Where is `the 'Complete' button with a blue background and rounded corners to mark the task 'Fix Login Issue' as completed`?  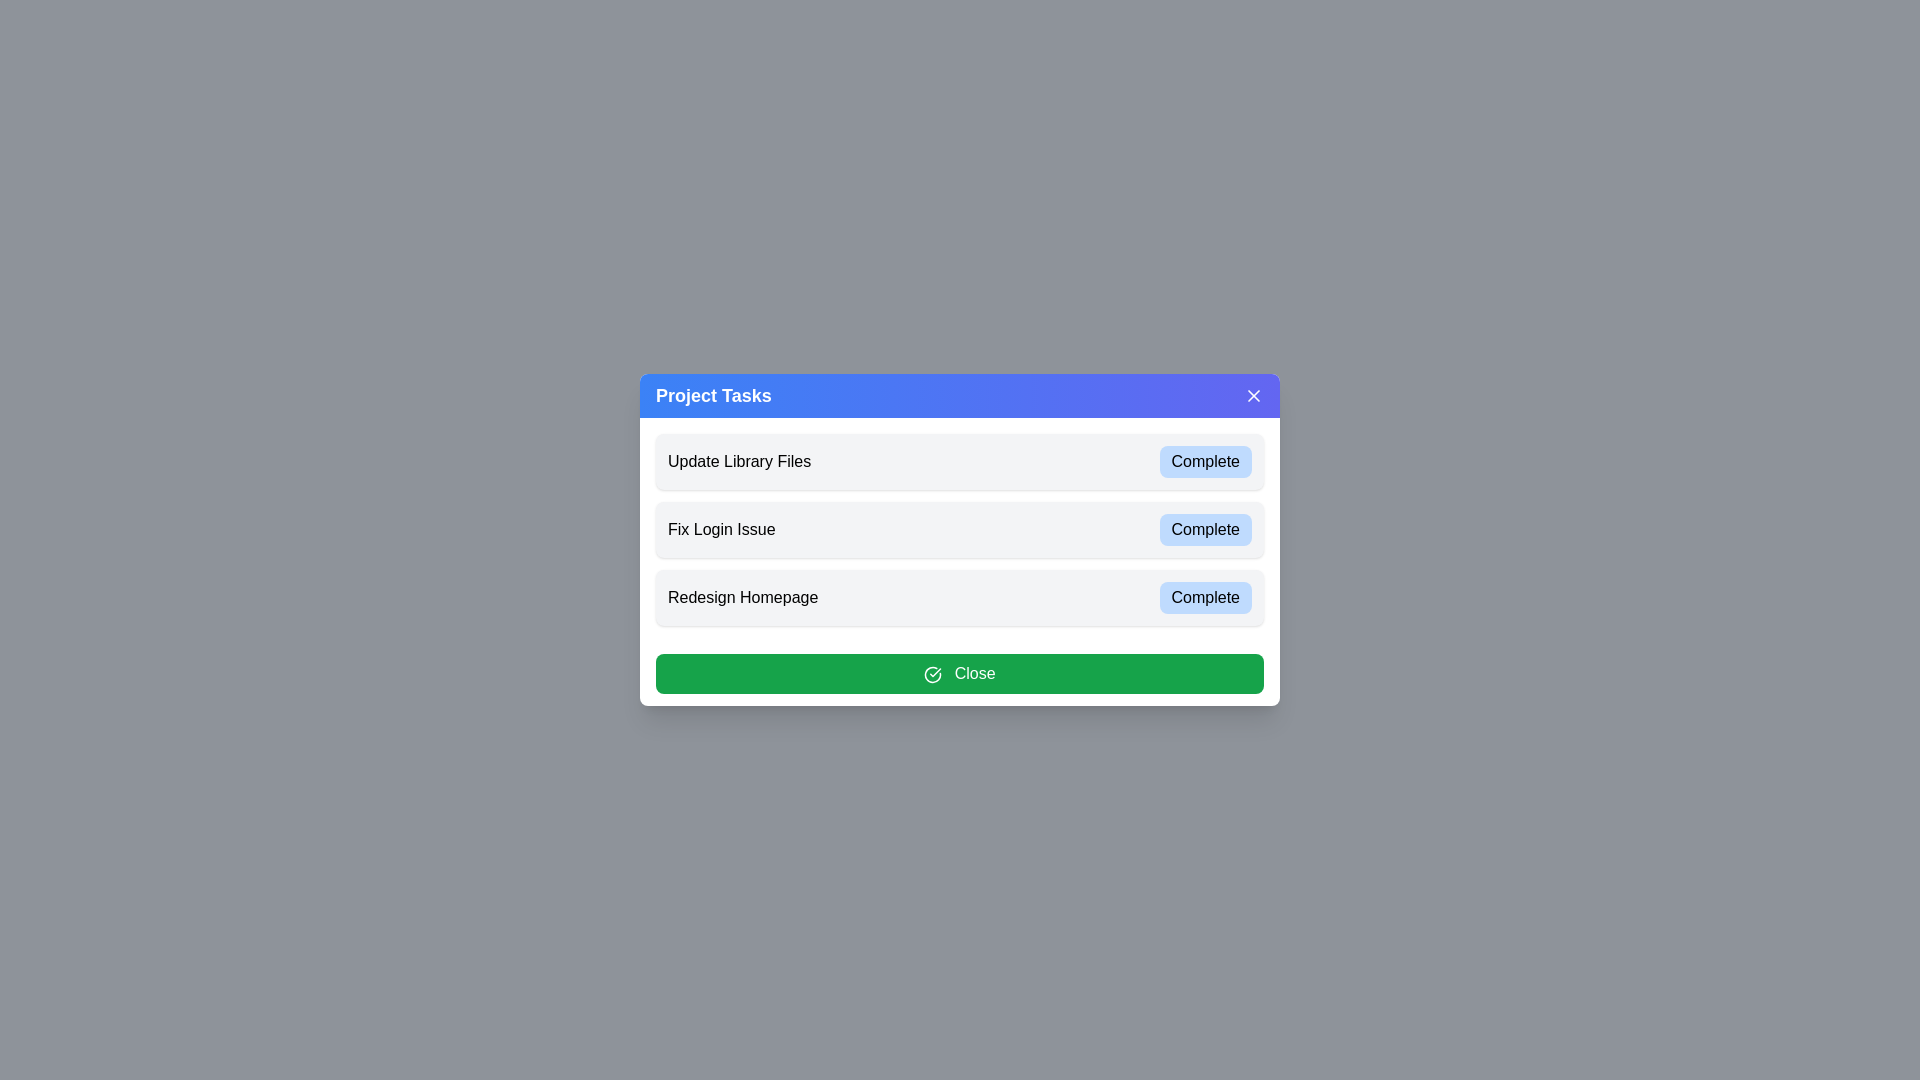
the 'Complete' button with a blue background and rounded corners to mark the task 'Fix Login Issue' as completed is located at coordinates (1204, 528).